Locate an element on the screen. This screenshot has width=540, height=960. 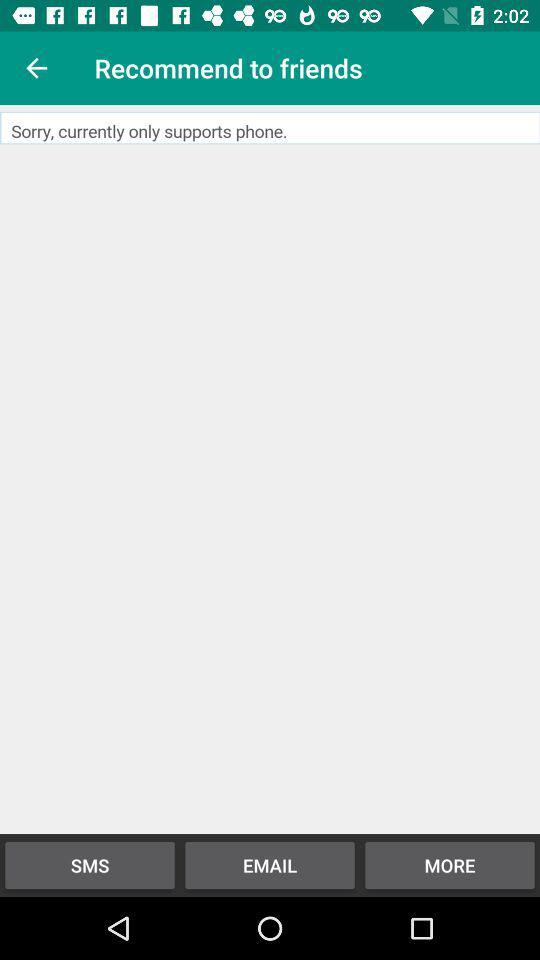
black is located at coordinates (270, 469).